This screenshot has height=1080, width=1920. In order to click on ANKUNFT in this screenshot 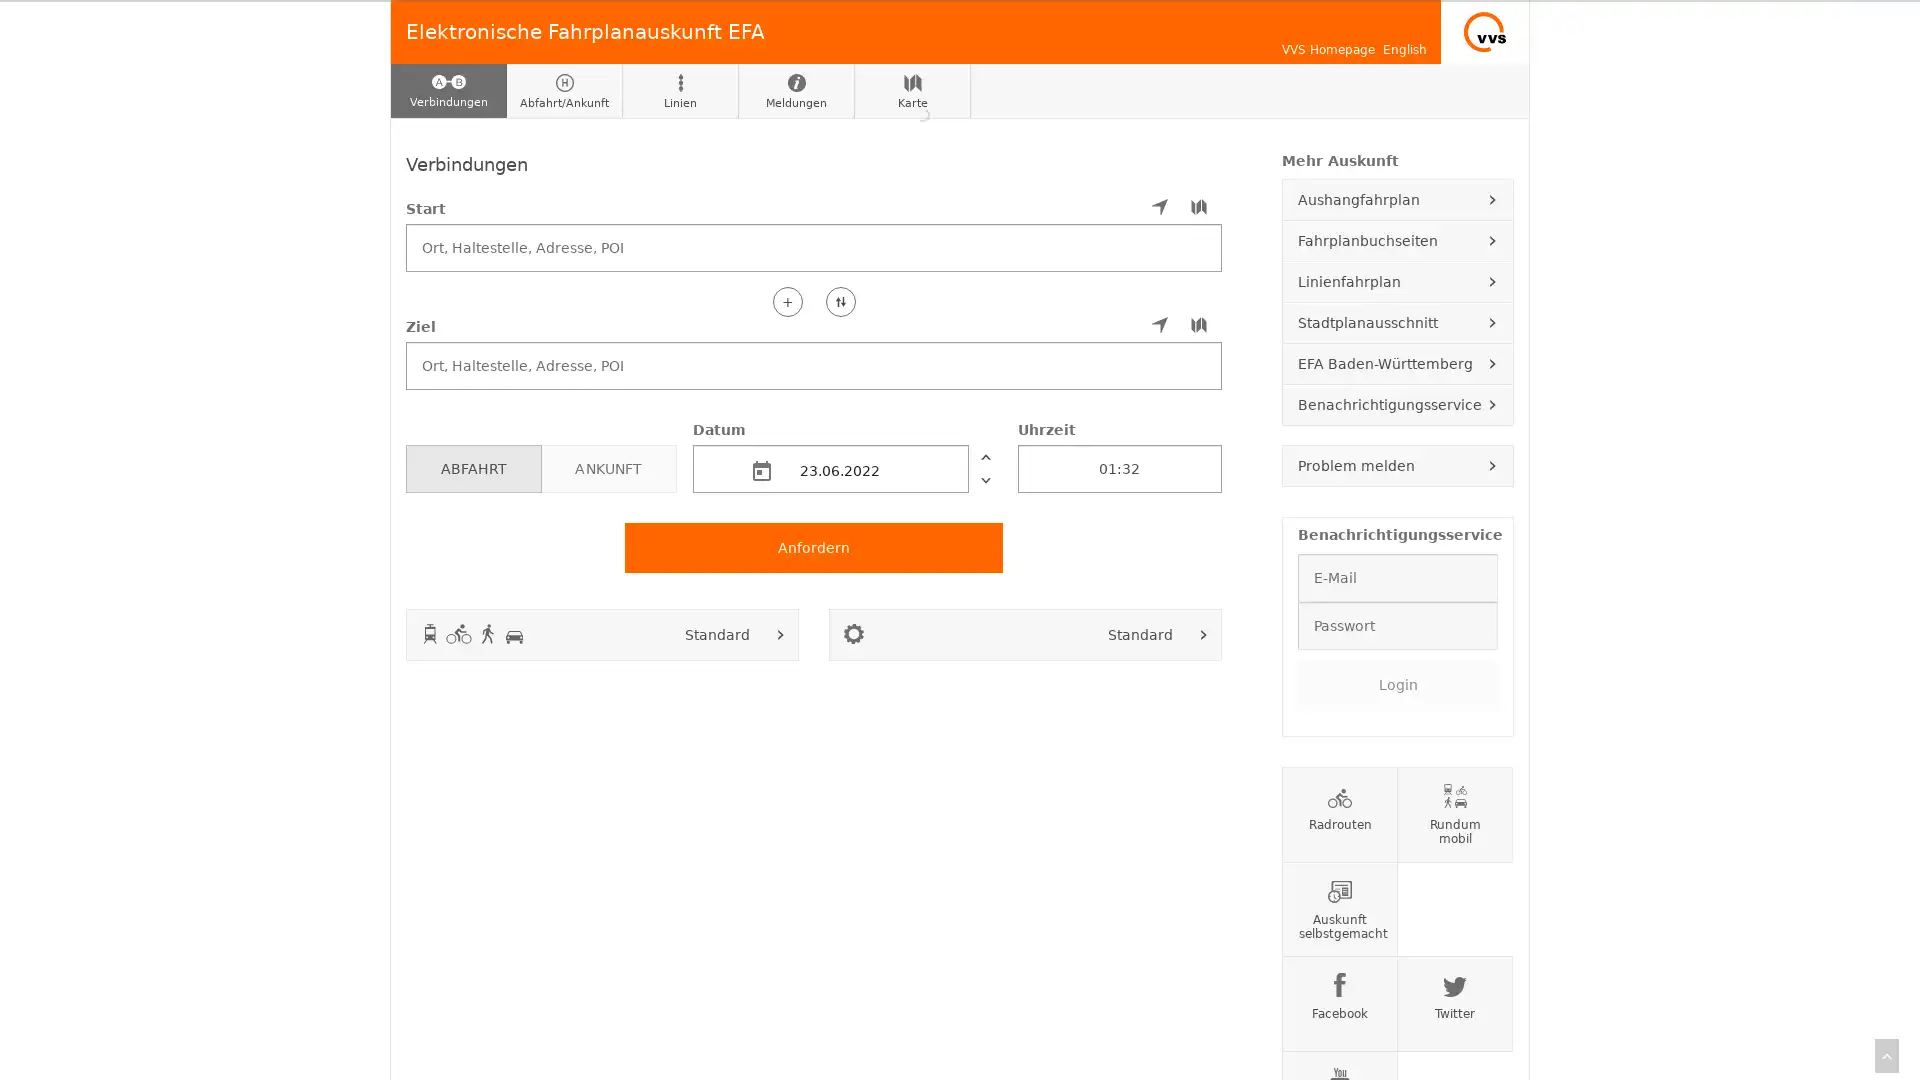, I will do `click(607, 467)`.